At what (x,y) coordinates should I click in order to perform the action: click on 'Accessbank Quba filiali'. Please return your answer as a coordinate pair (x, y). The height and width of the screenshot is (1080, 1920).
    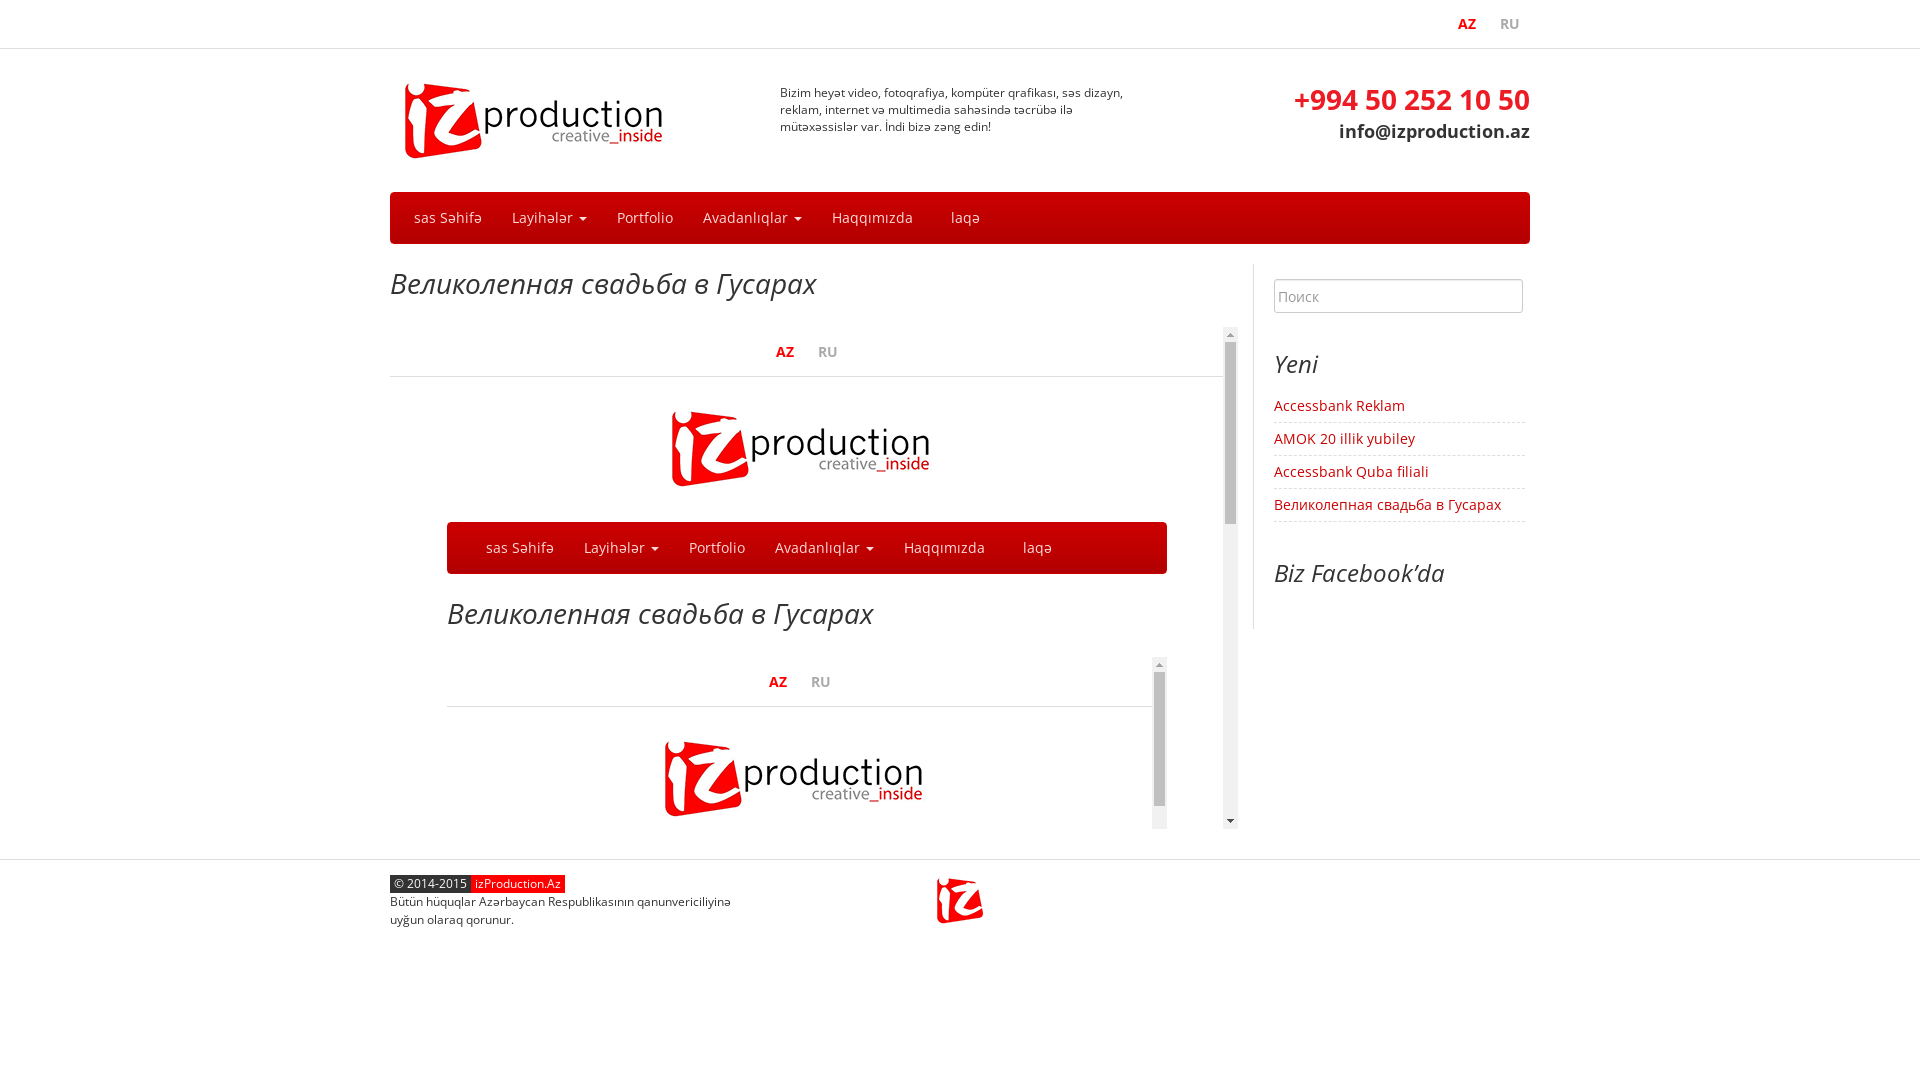
    Looking at the image, I should click on (1351, 471).